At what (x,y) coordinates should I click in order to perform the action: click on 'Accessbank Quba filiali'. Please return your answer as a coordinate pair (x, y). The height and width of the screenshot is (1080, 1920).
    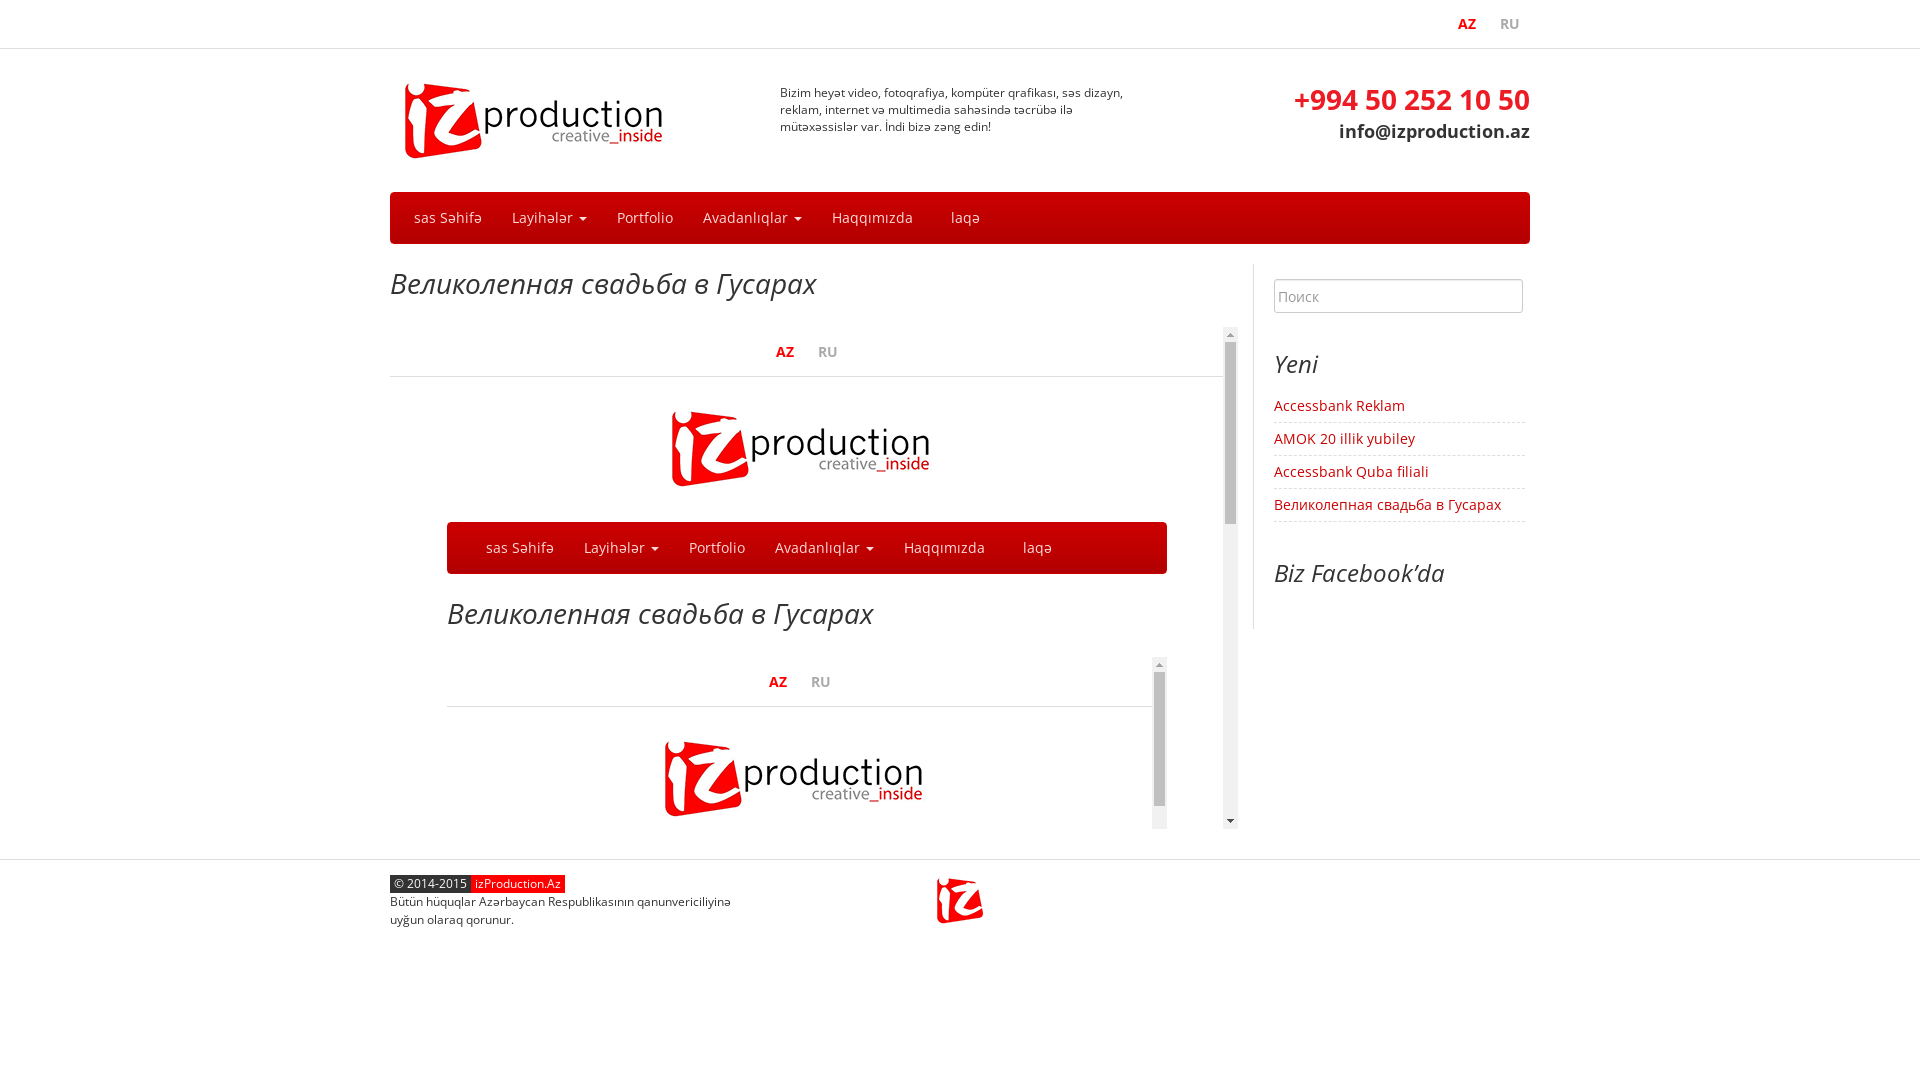
    Looking at the image, I should click on (1351, 471).